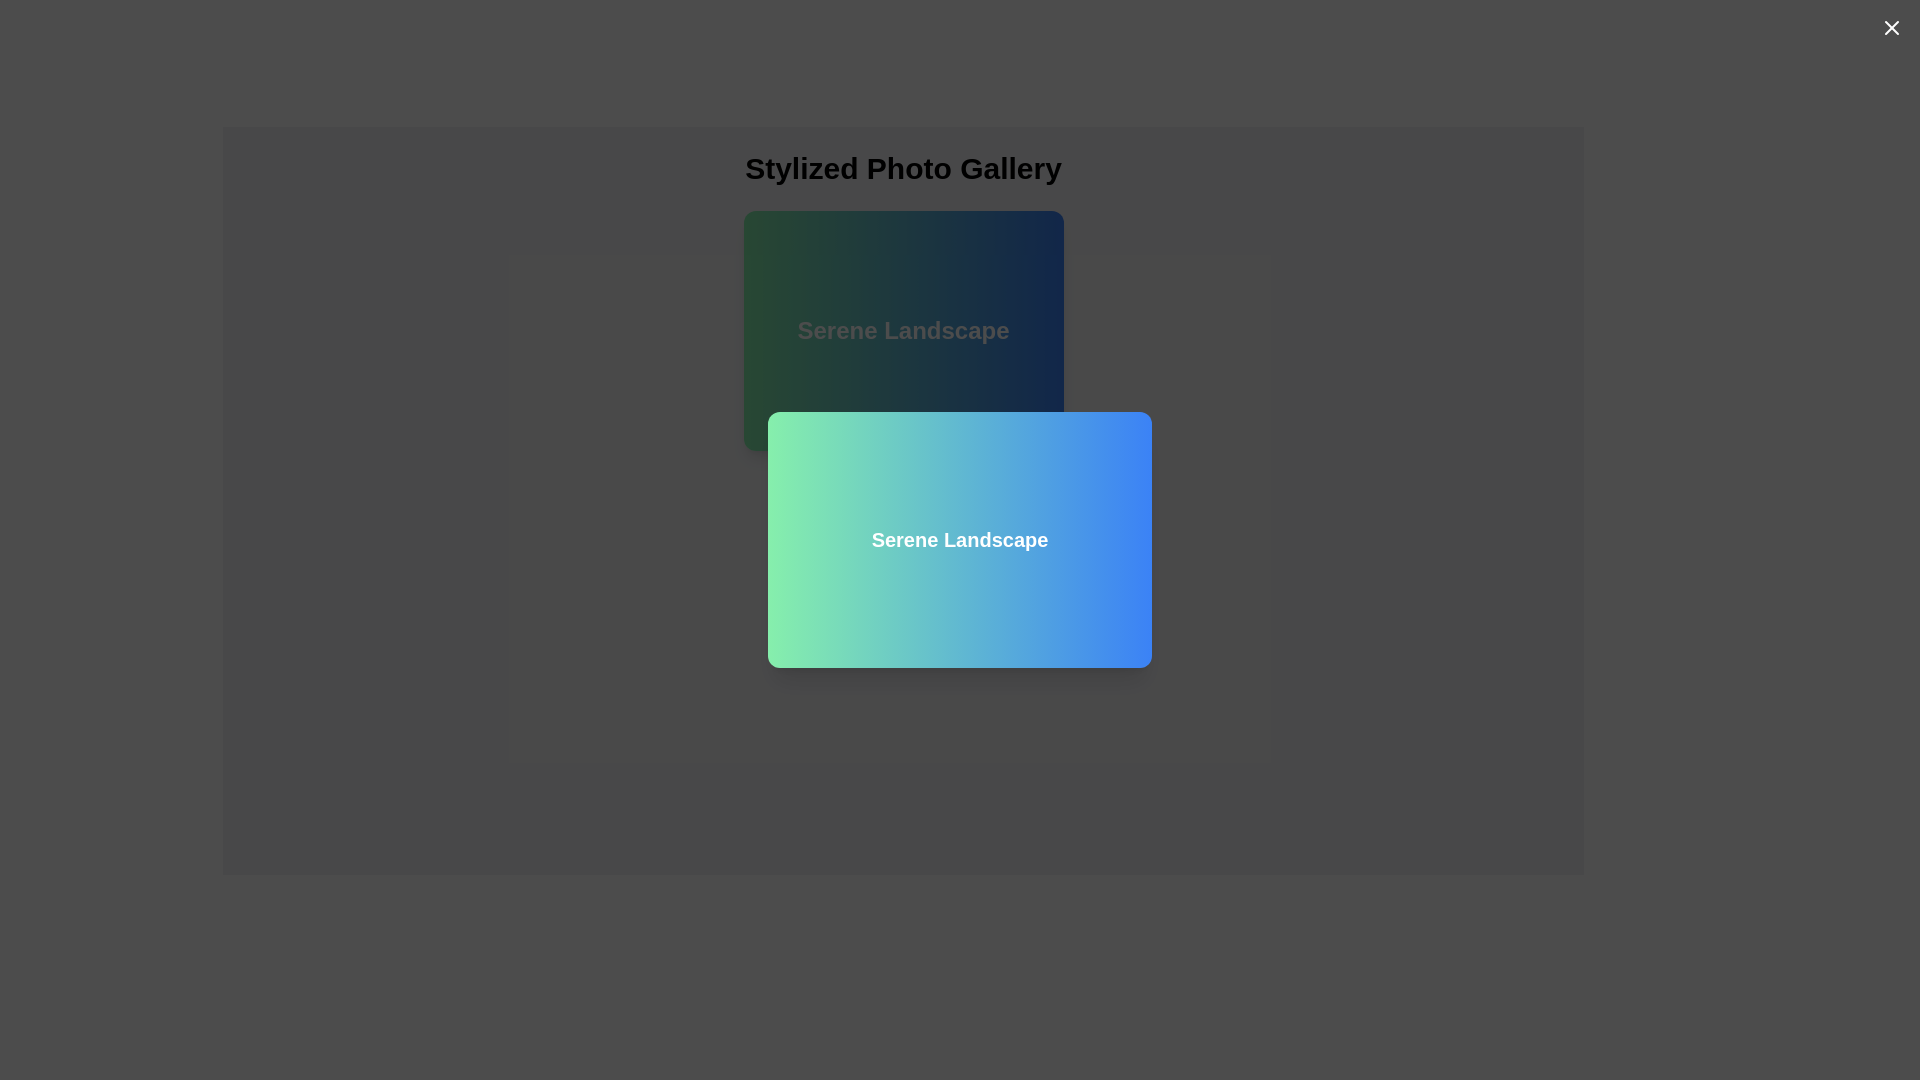  What do you see at coordinates (902, 168) in the screenshot?
I see `the text element styled with large, bold, sans-serif typography that reads 'Stylized Photo Gallery', which is centered horizontally and positioned above other visual elements` at bounding box center [902, 168].